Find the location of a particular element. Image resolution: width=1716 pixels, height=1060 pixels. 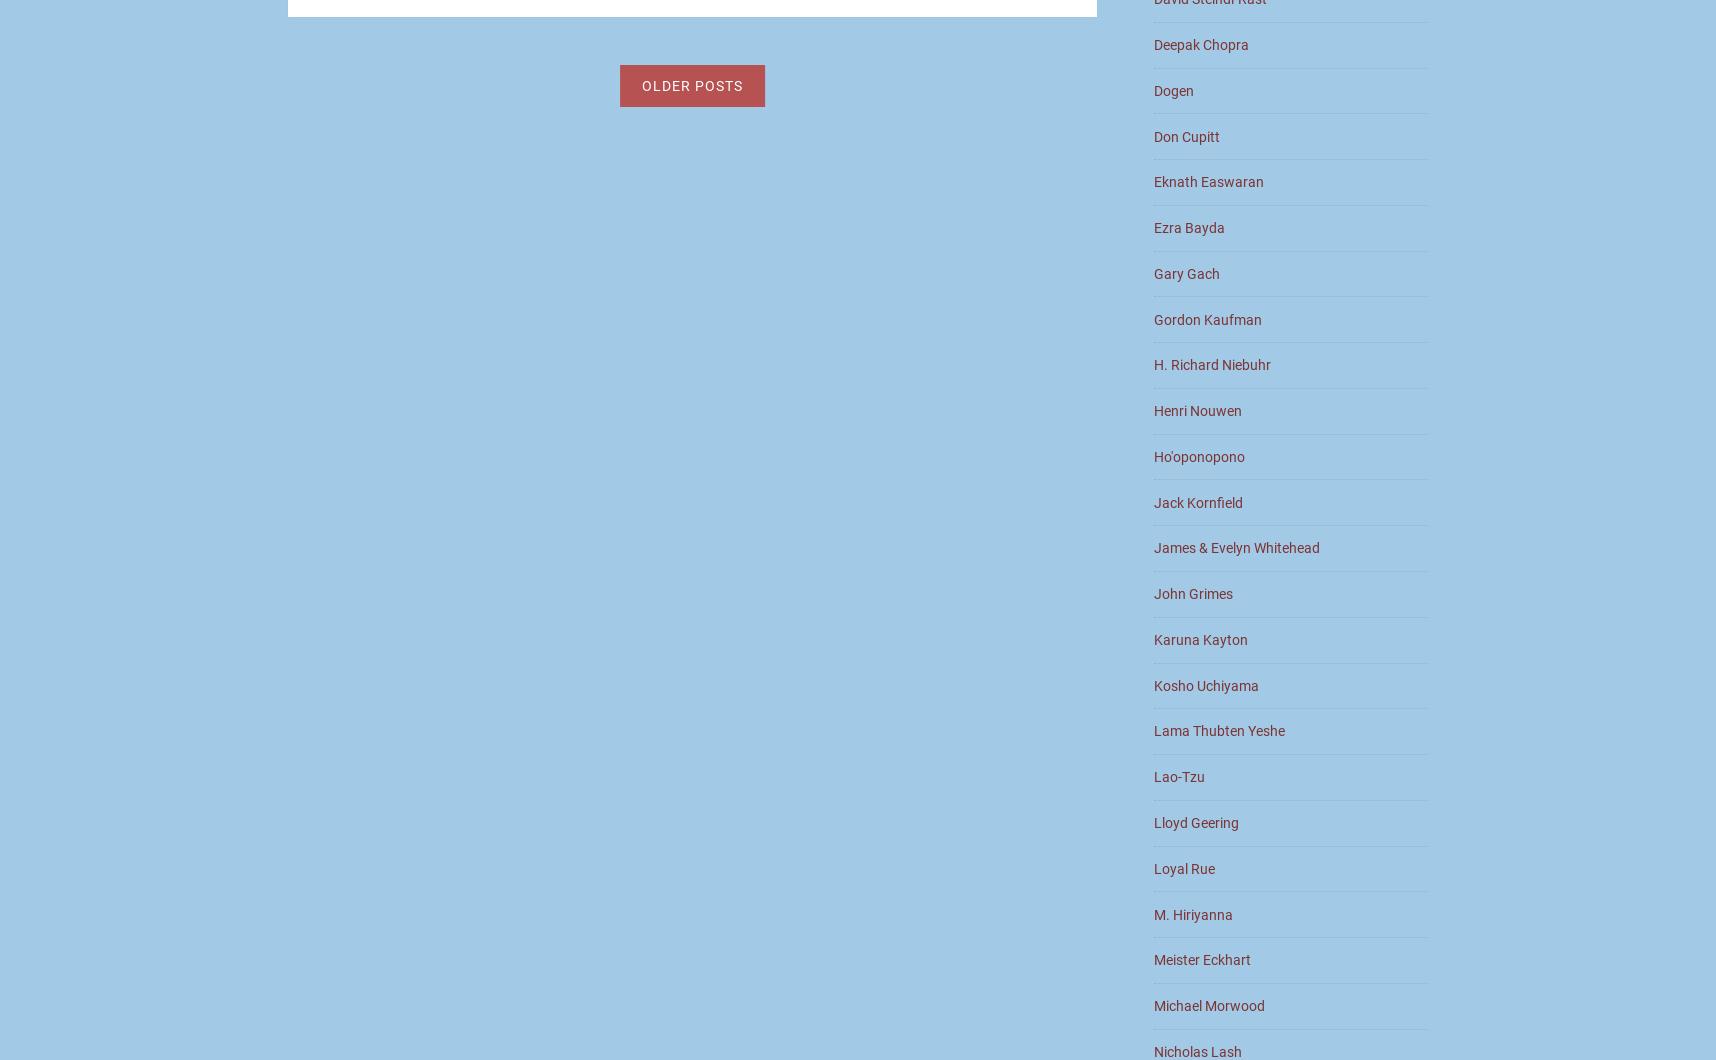

'Karuna Kayton' is located at coordinates (1201, 638).